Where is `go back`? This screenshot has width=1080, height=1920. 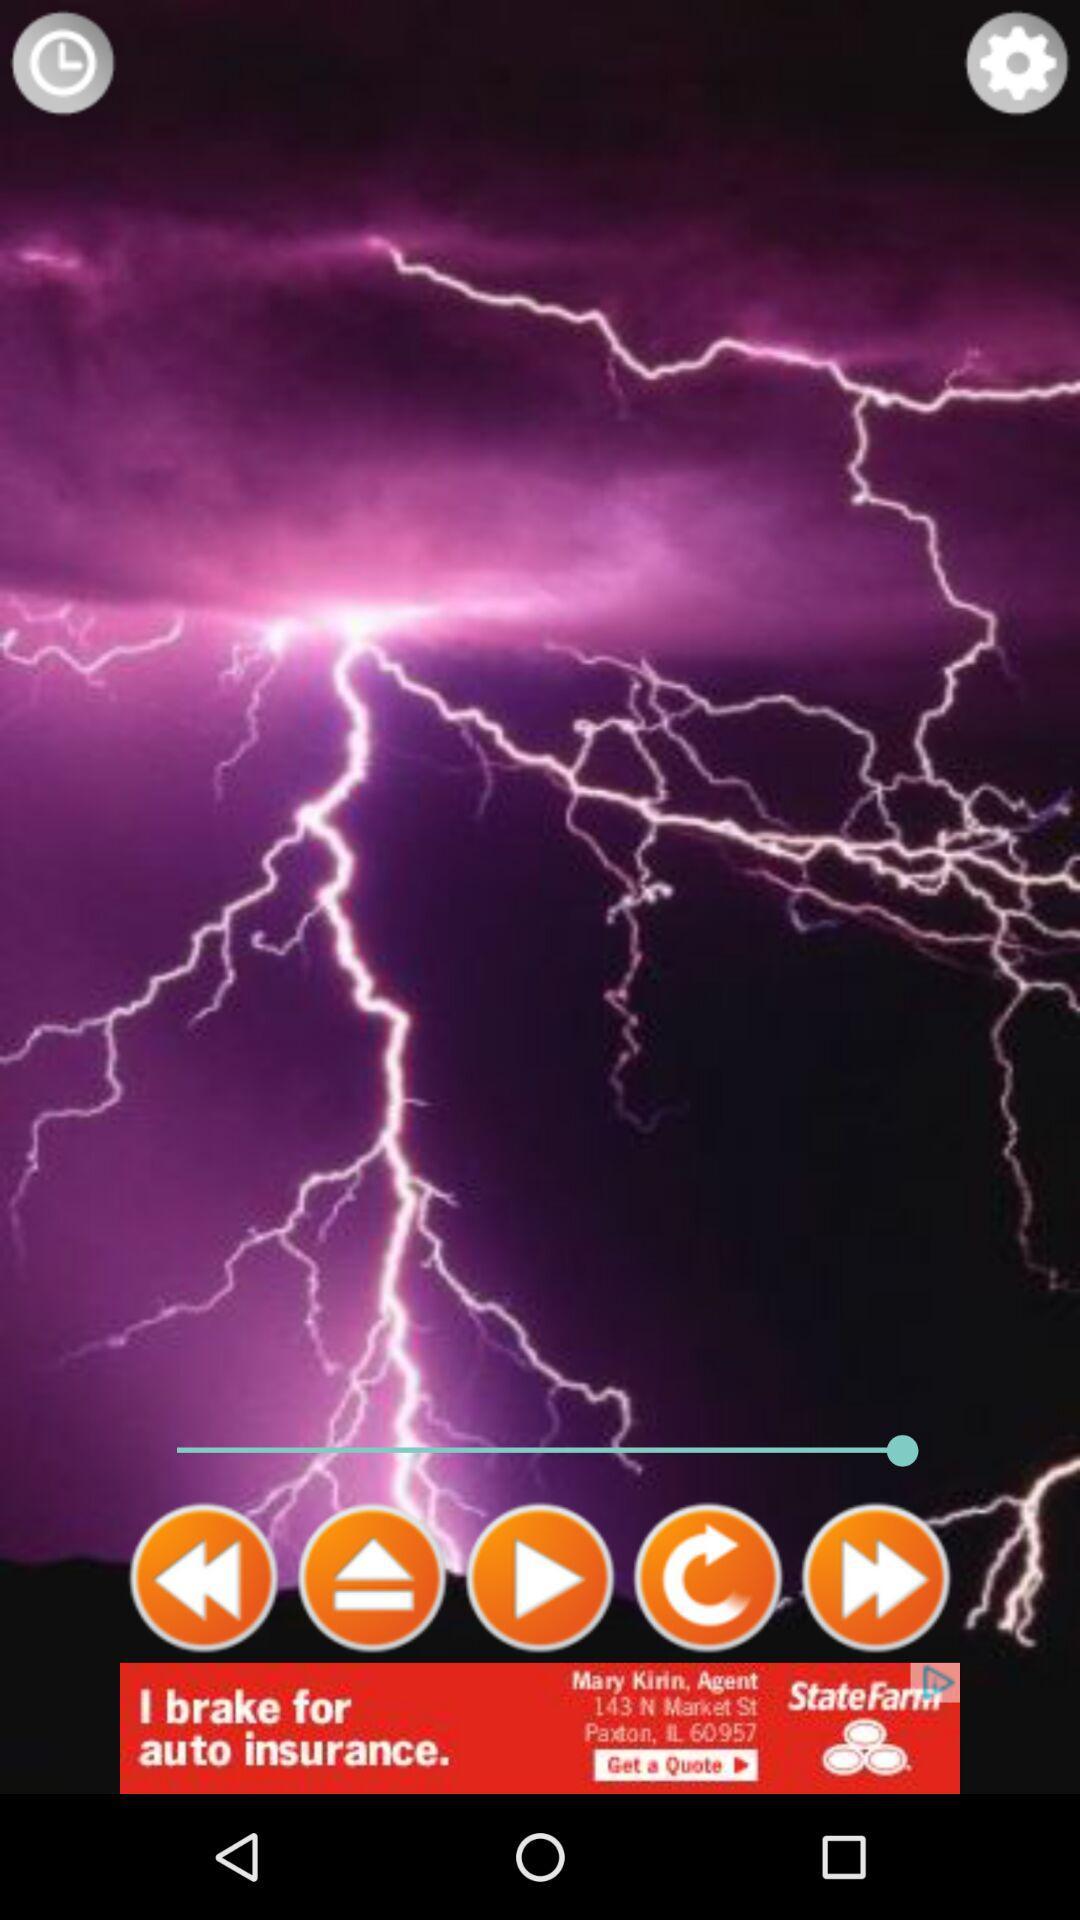
go back is located at coordinates (204, 1577).